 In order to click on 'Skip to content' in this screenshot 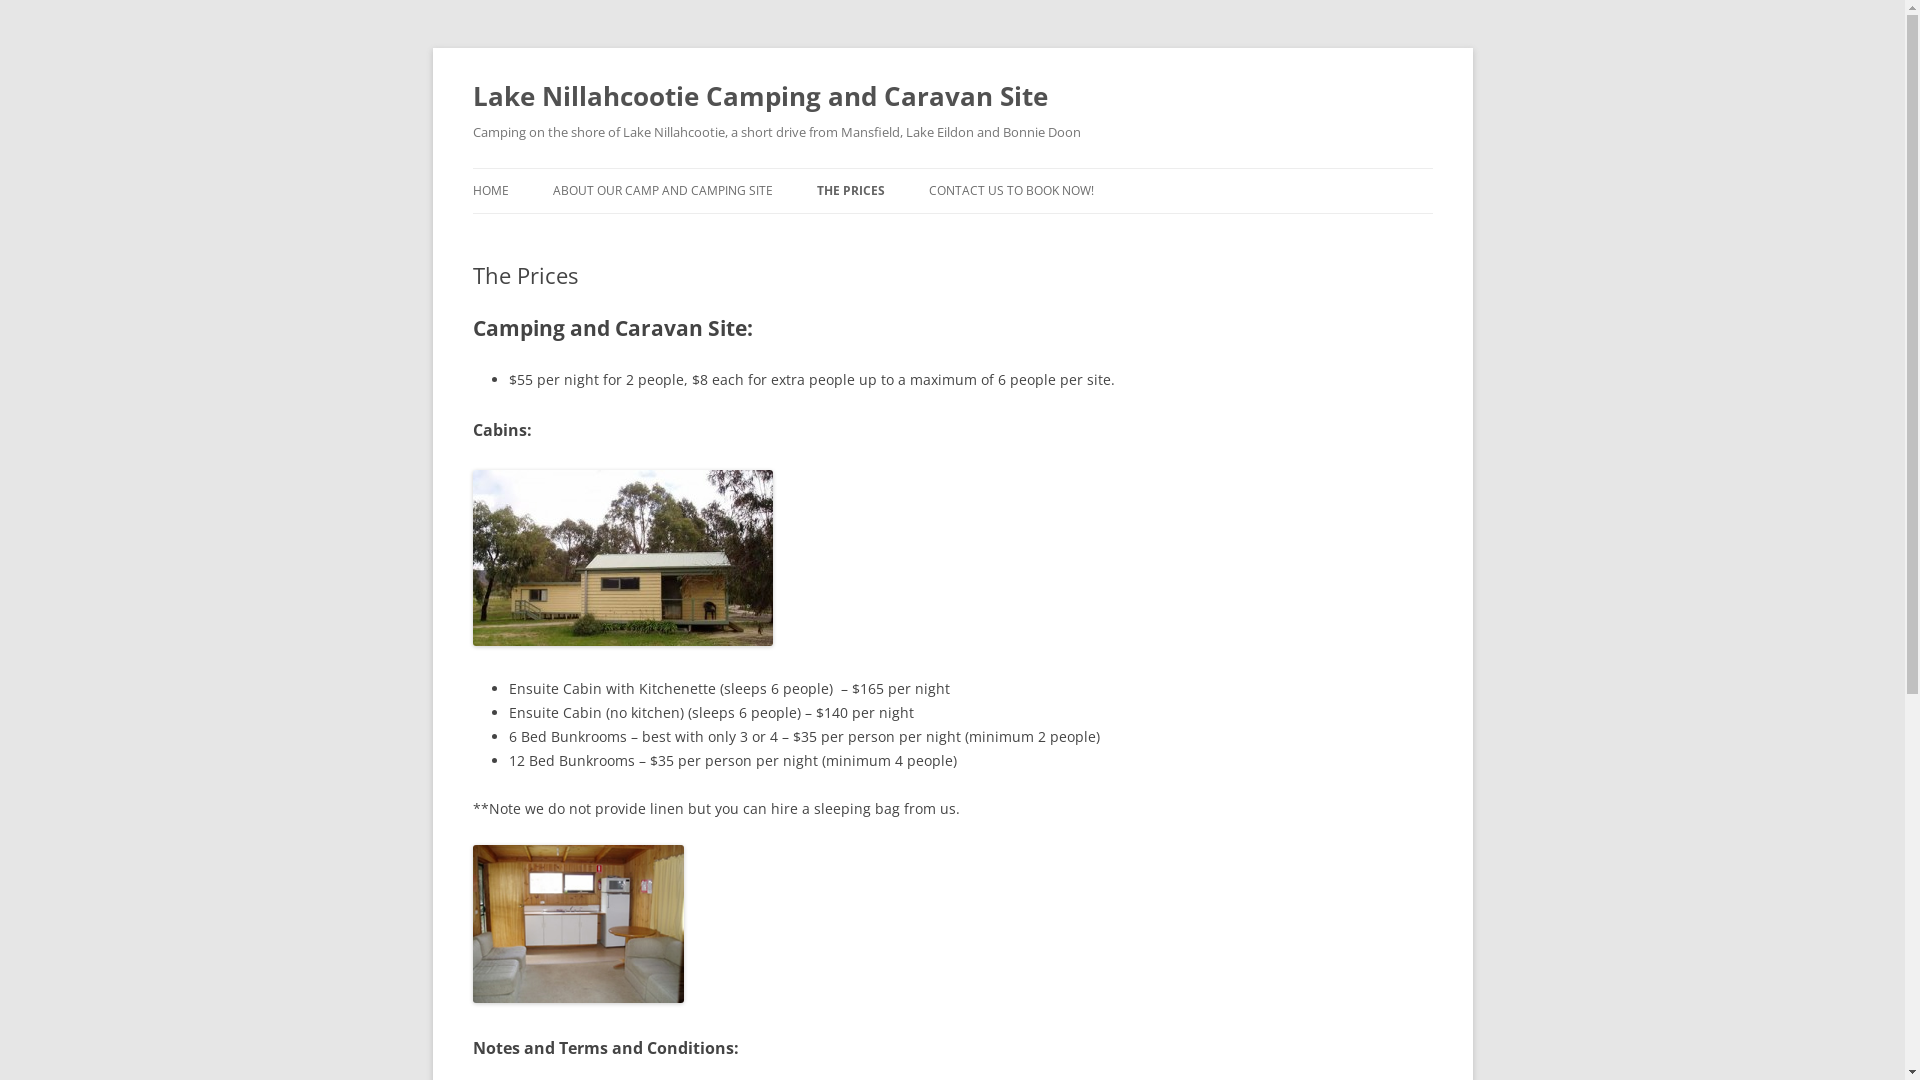, I will do `click(951, 167)`.